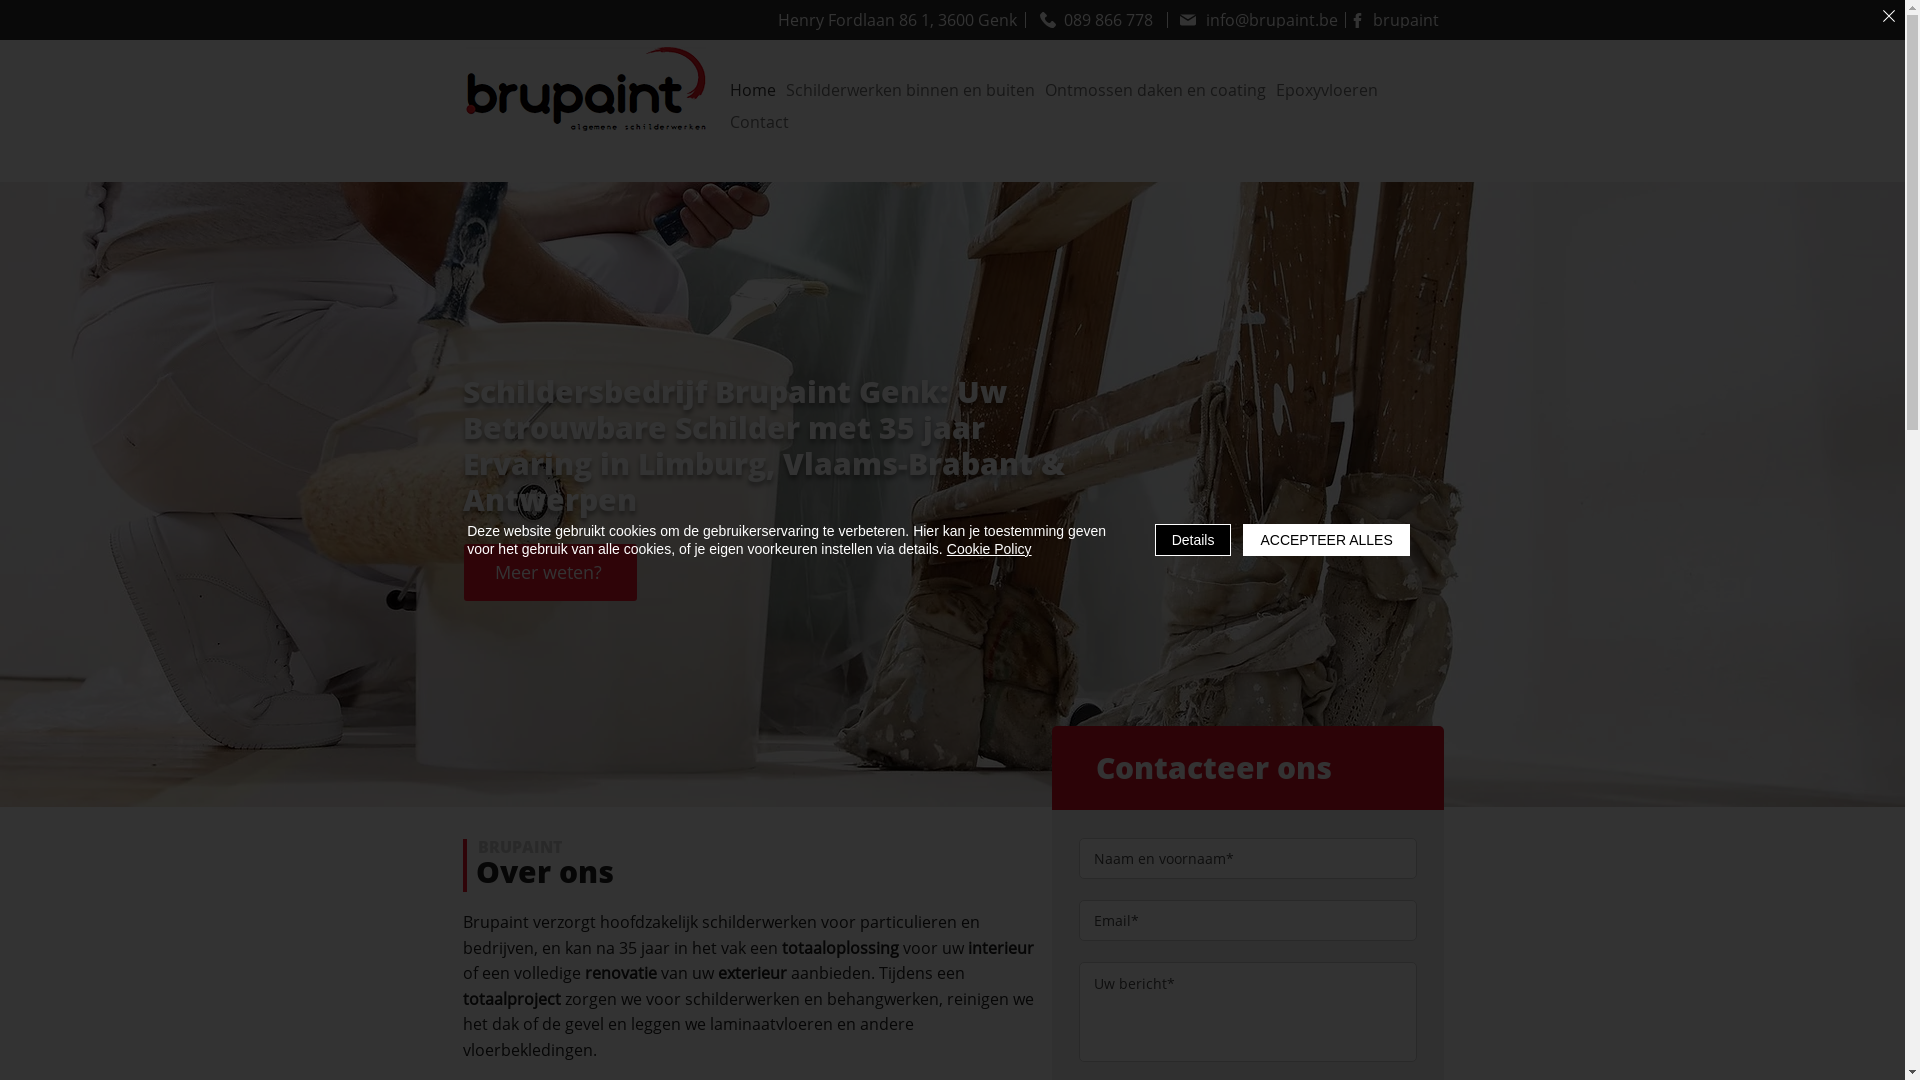  What do you see at coordinates (1325, 540) in the screenshot?
I see `'ACCEPTEER ALLES'` at bounding box center [1325, 540].